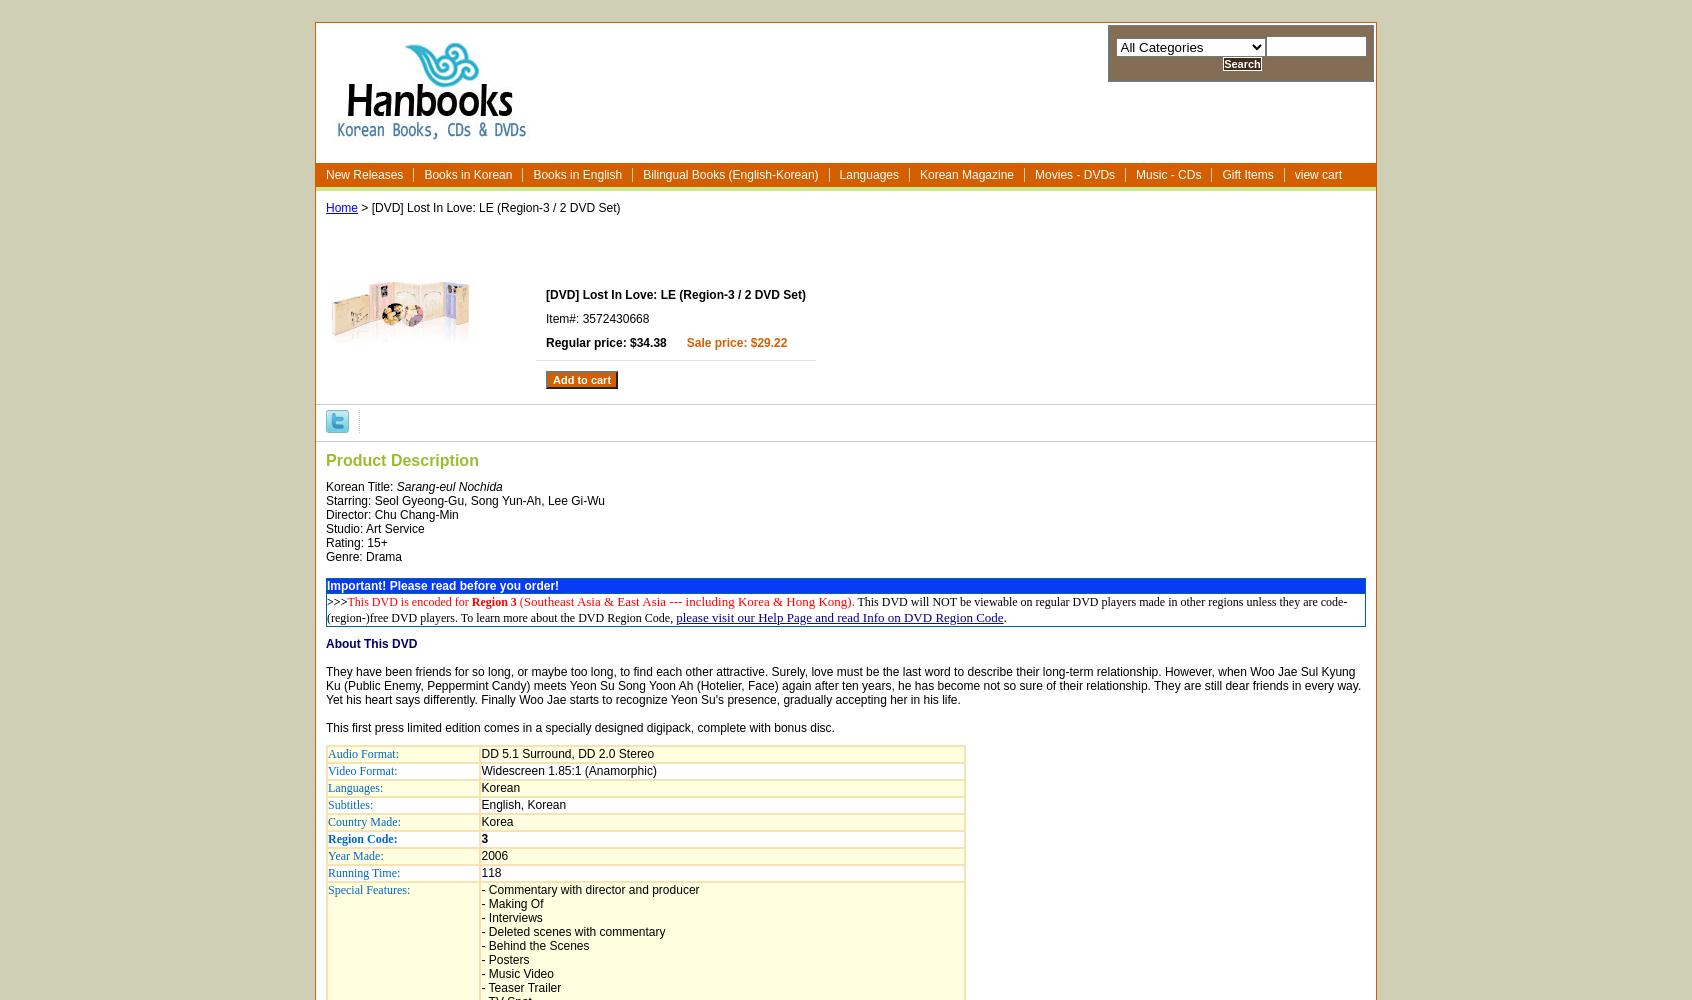 The image size is (1692, 1000). I want to click on 'Southeast 
				Asia & East Asia --- including Korea & Hong Kong)', so click(686, 600).